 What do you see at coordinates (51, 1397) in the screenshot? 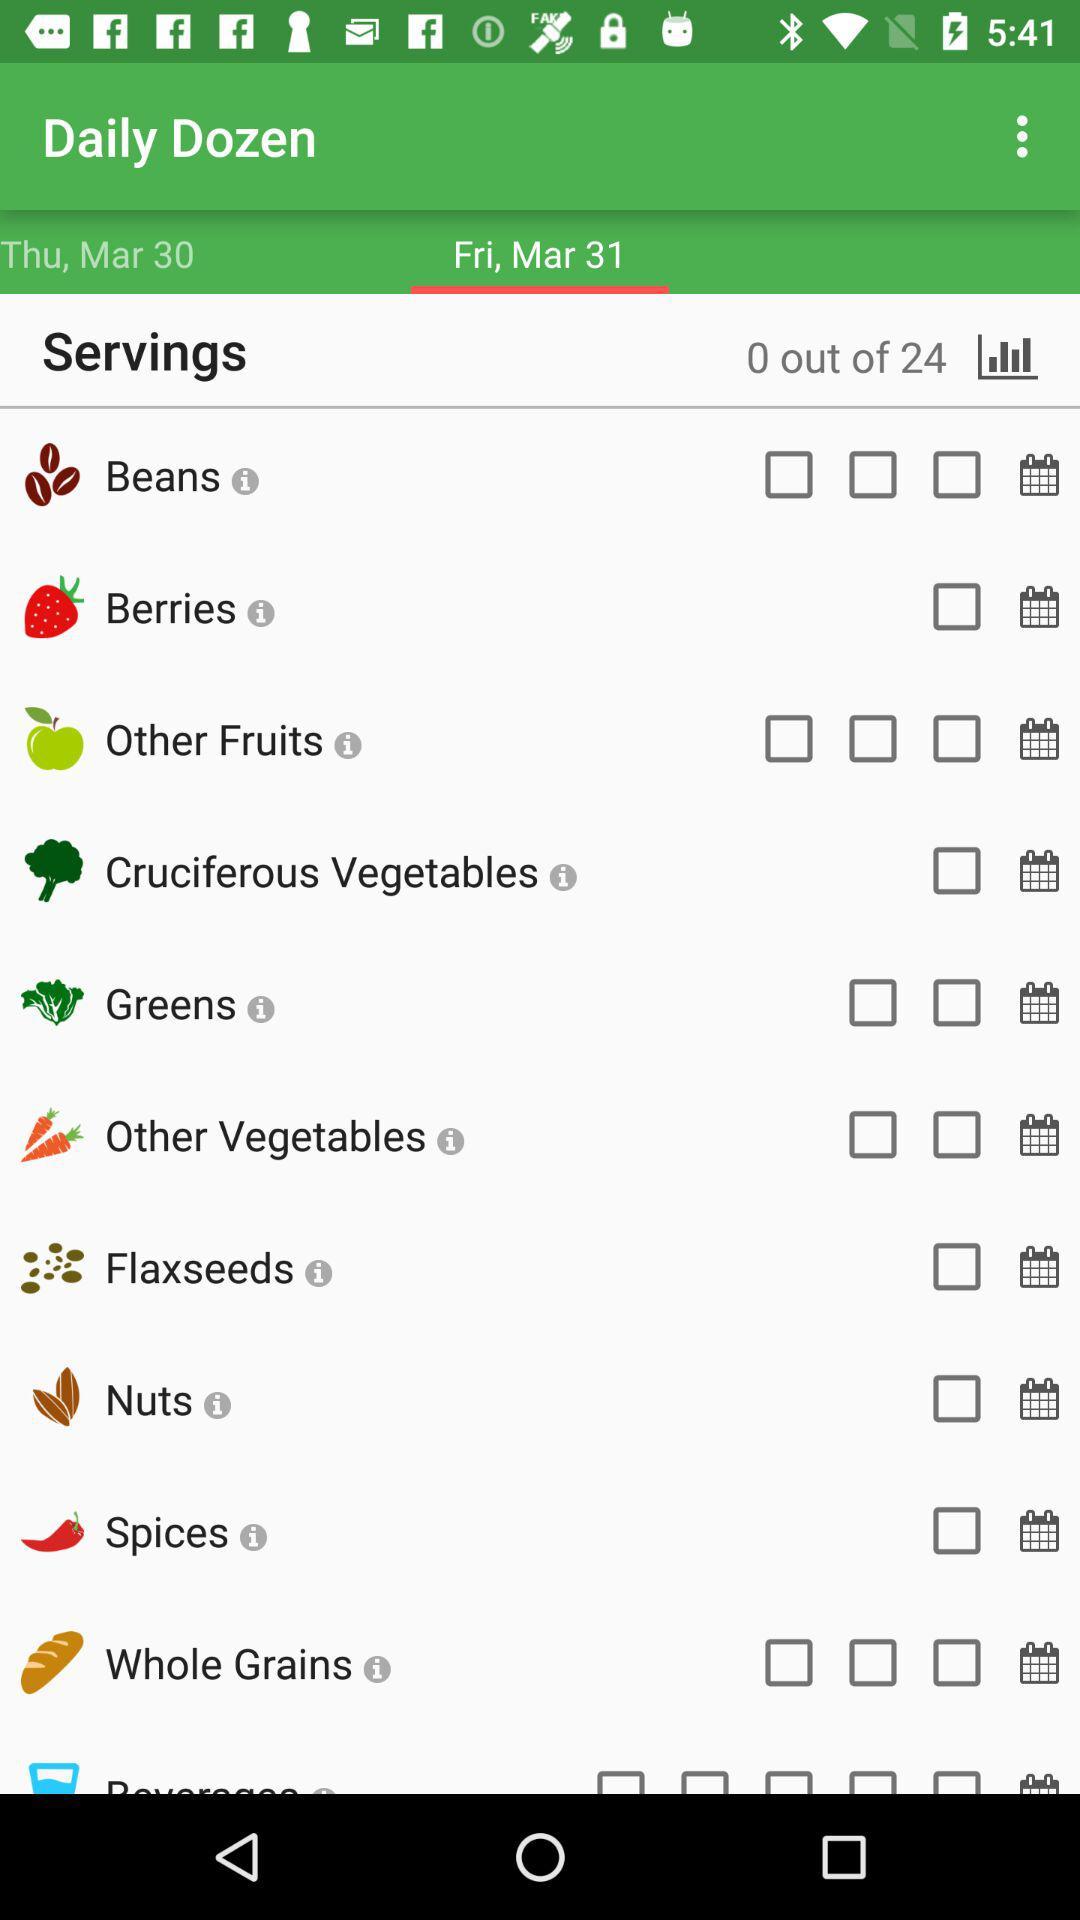
I see `the volume icon` at bounding box center [51, 1397].